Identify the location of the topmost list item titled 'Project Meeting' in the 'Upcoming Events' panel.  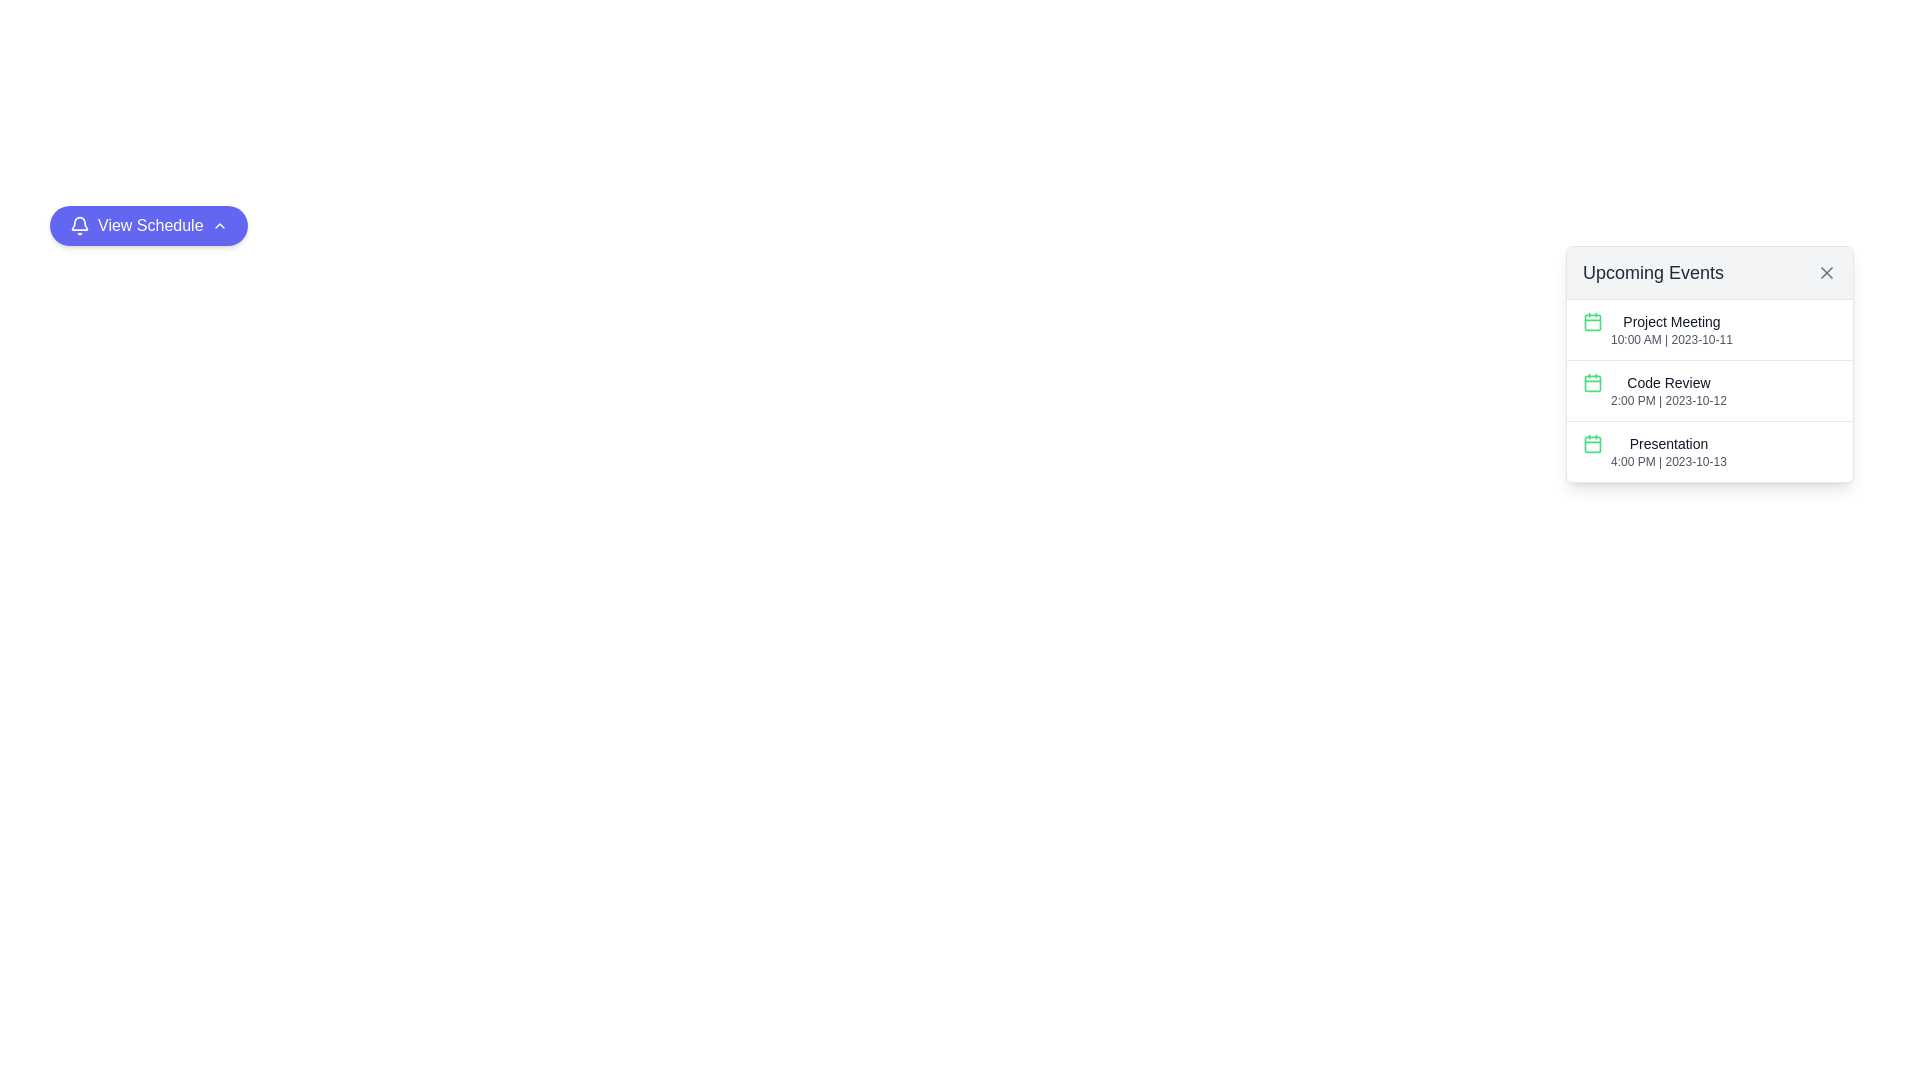
(1708, 329).